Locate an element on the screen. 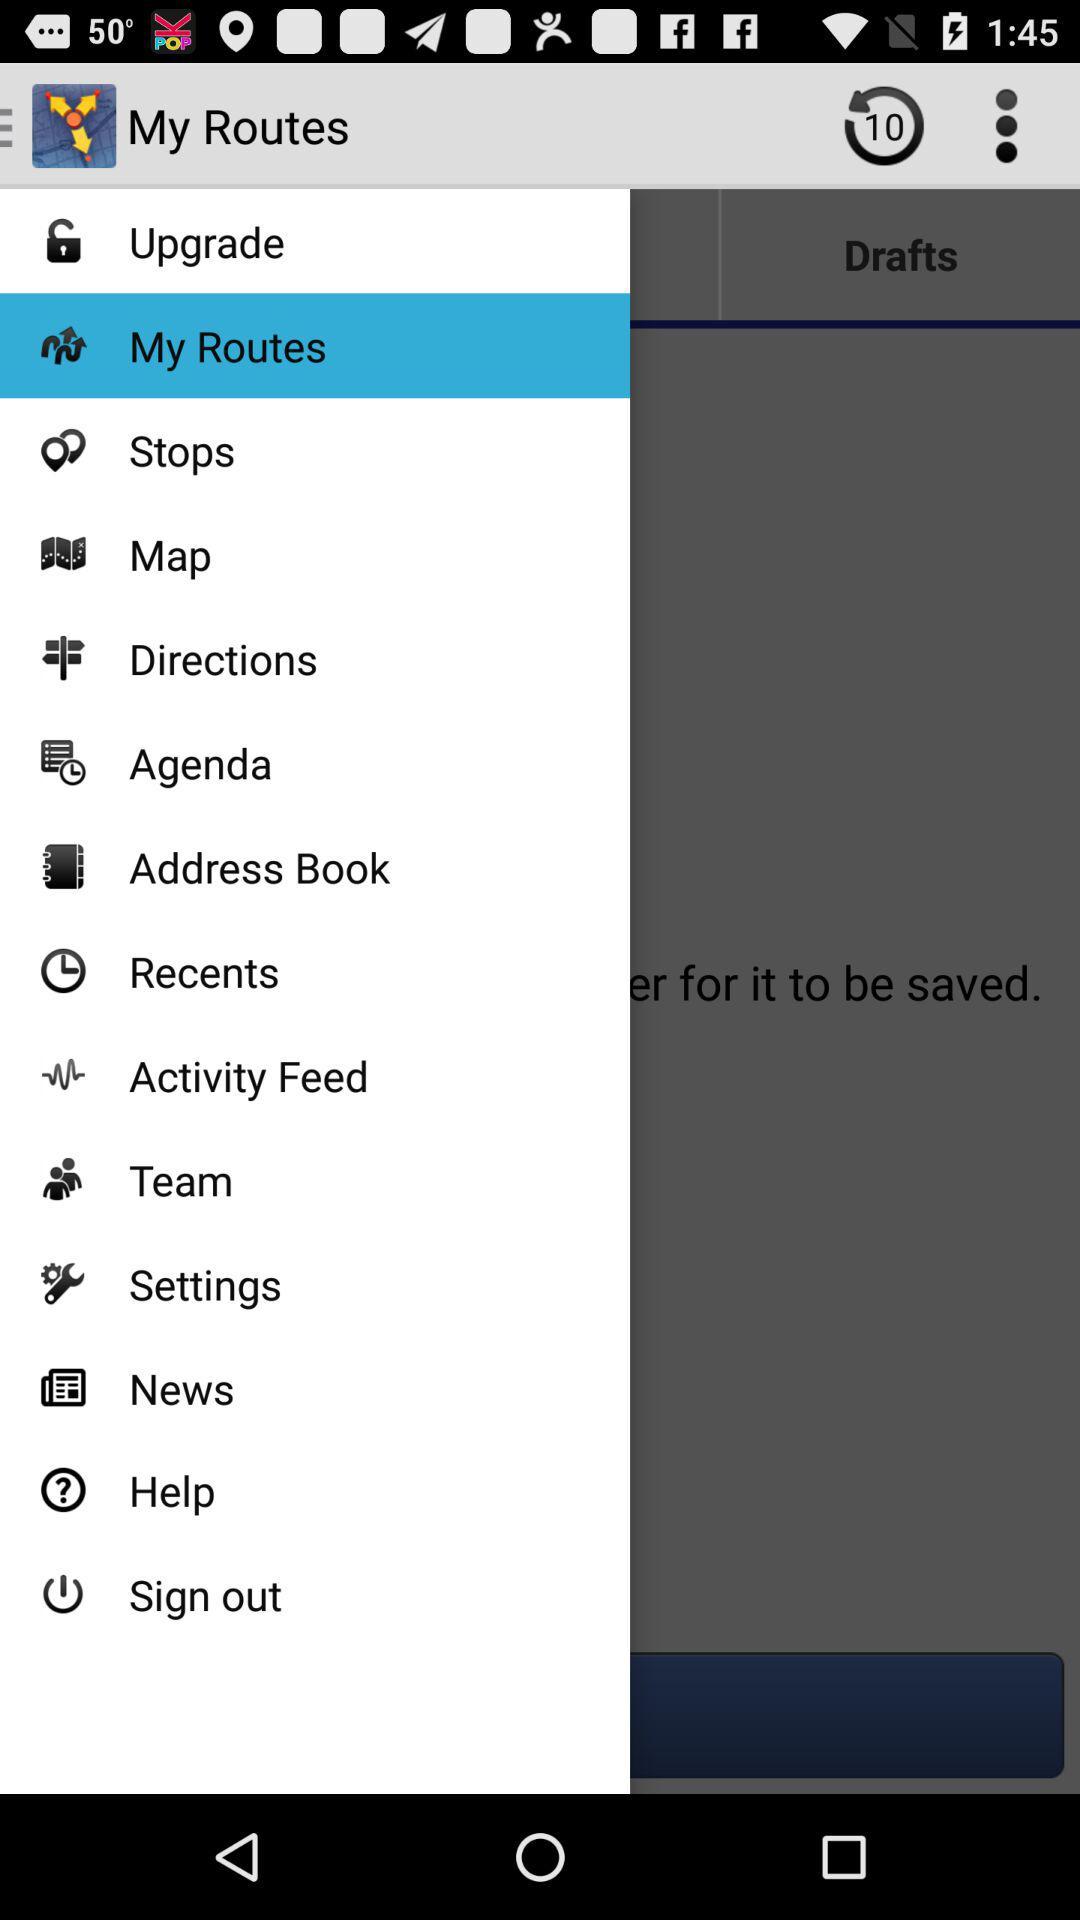  the icon which is beside activity feed is located at coordinates (62, 1074).